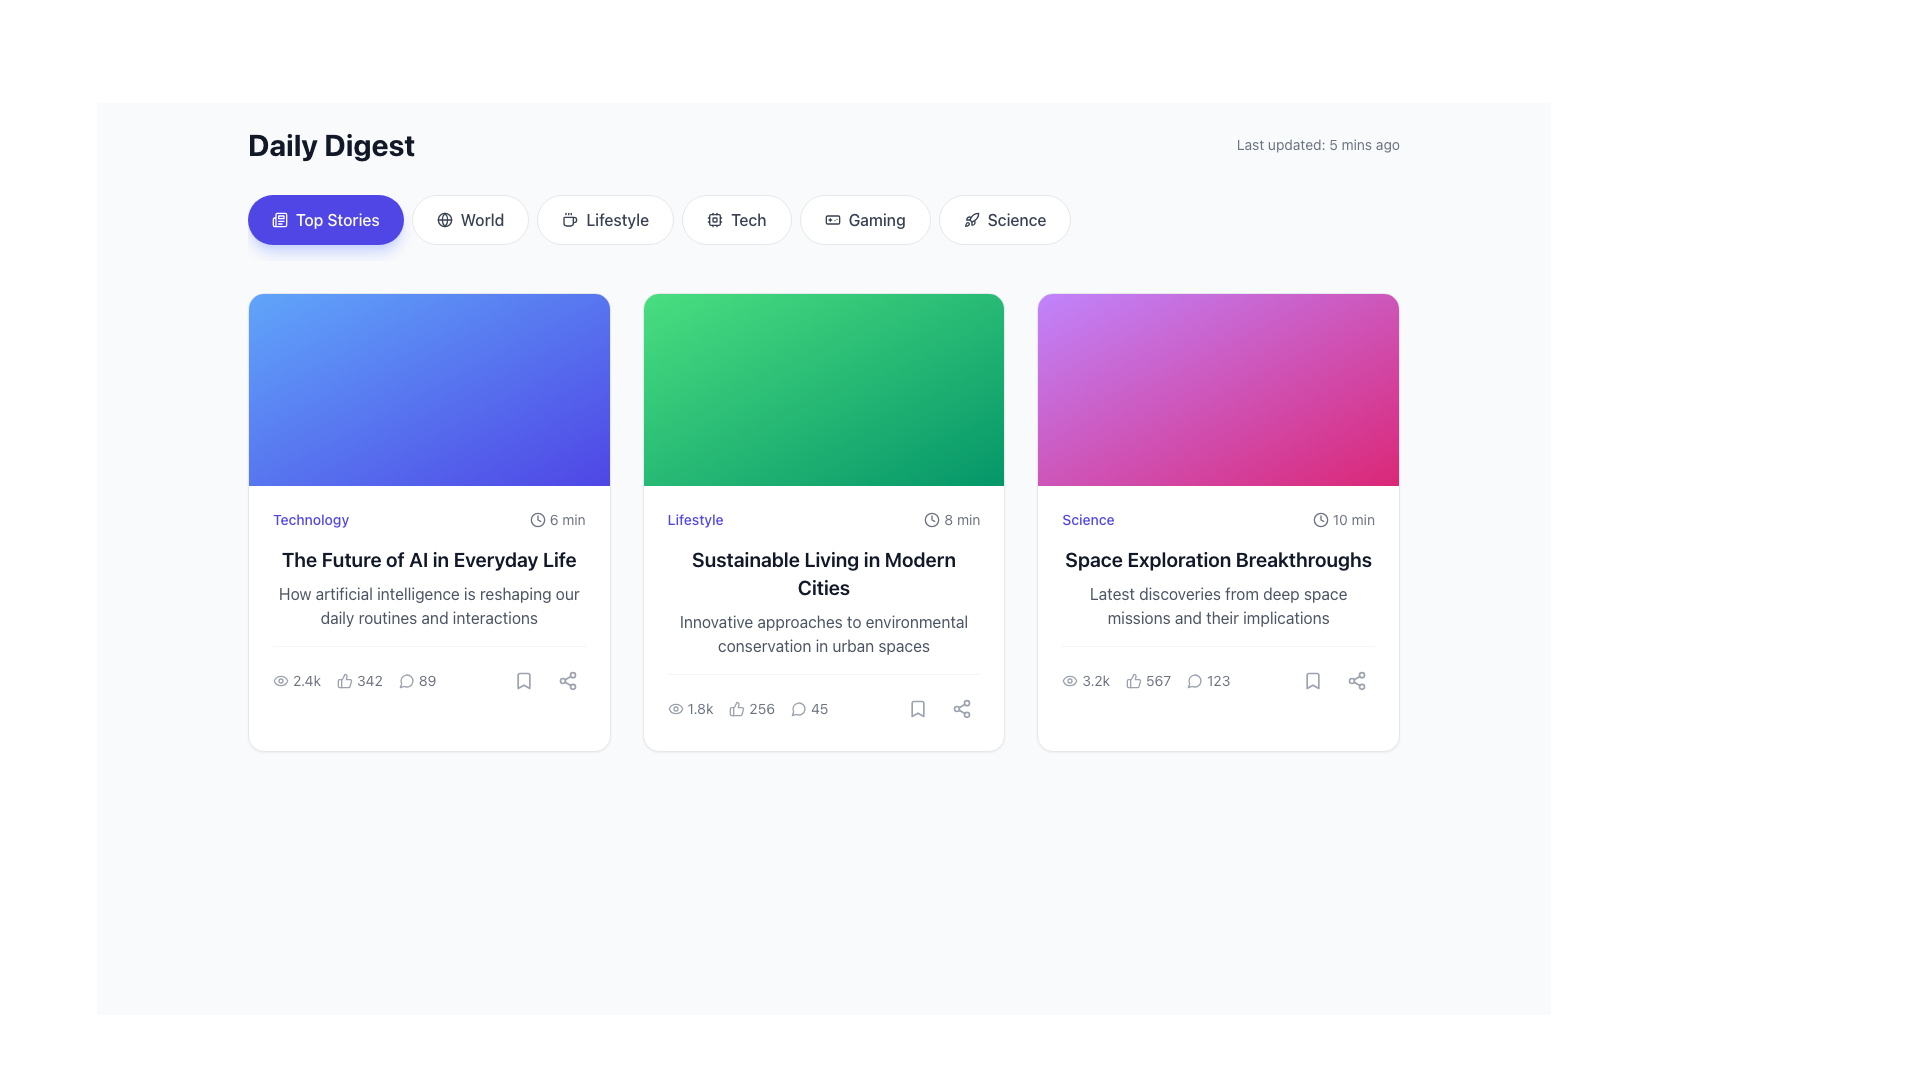  Describe the element at coordinates (832, 219) in the screenshot. I see `the button labeled 'Gaming' which is located on the left side of the navigation options at the top of the main content area` at that location.